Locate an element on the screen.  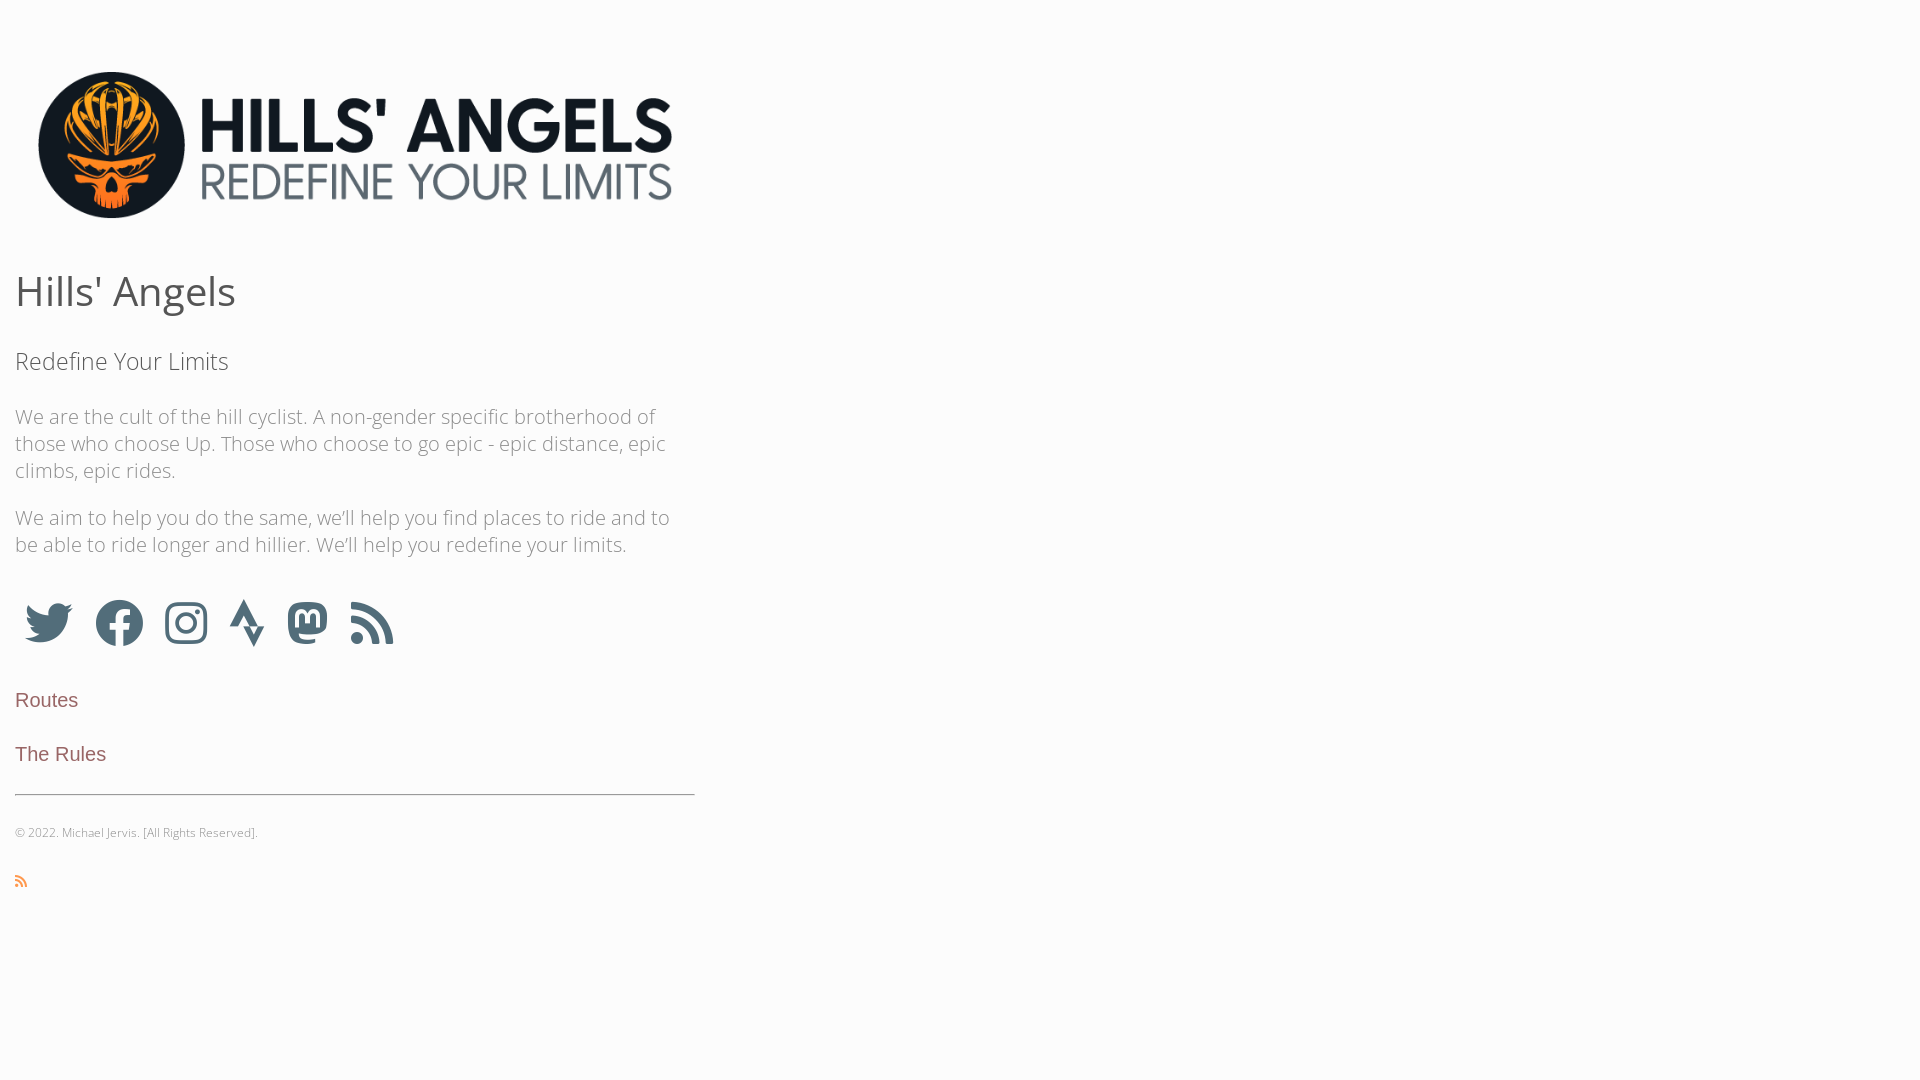
'Routes' is located at coordinates (46, 698).